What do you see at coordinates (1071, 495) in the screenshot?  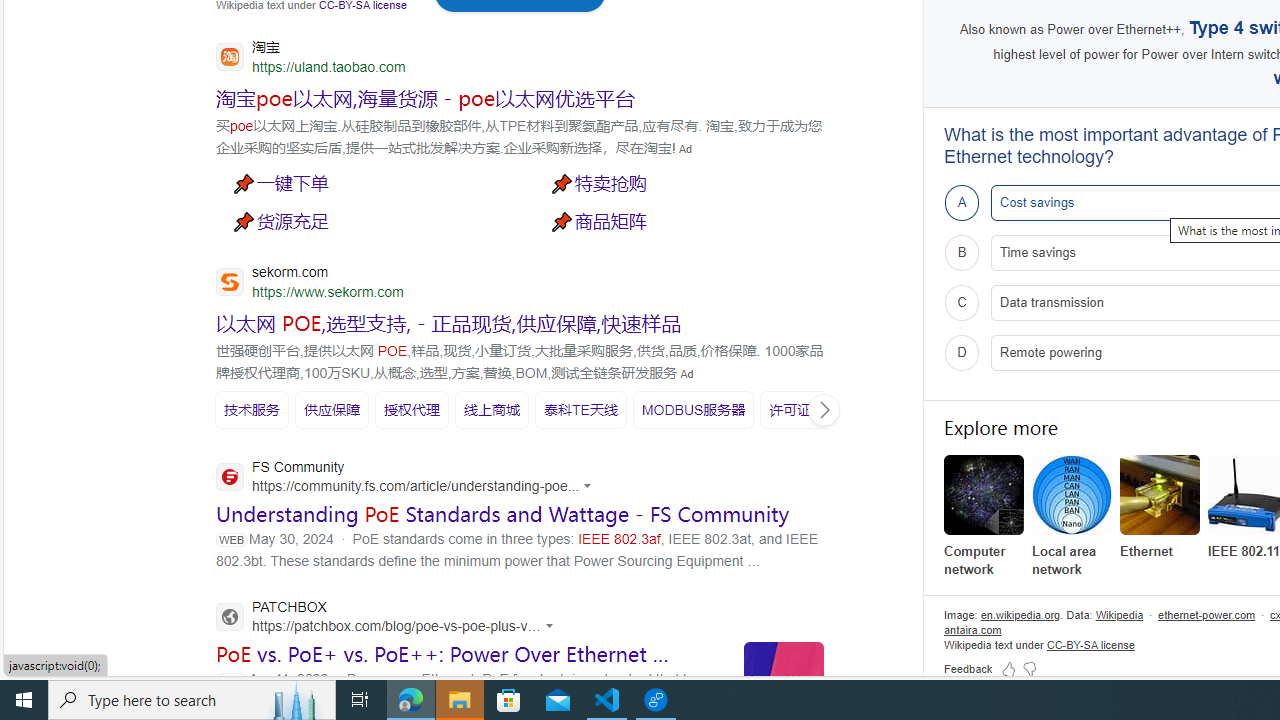 I see `'Local area network'` at bounding box center [1071, 495].